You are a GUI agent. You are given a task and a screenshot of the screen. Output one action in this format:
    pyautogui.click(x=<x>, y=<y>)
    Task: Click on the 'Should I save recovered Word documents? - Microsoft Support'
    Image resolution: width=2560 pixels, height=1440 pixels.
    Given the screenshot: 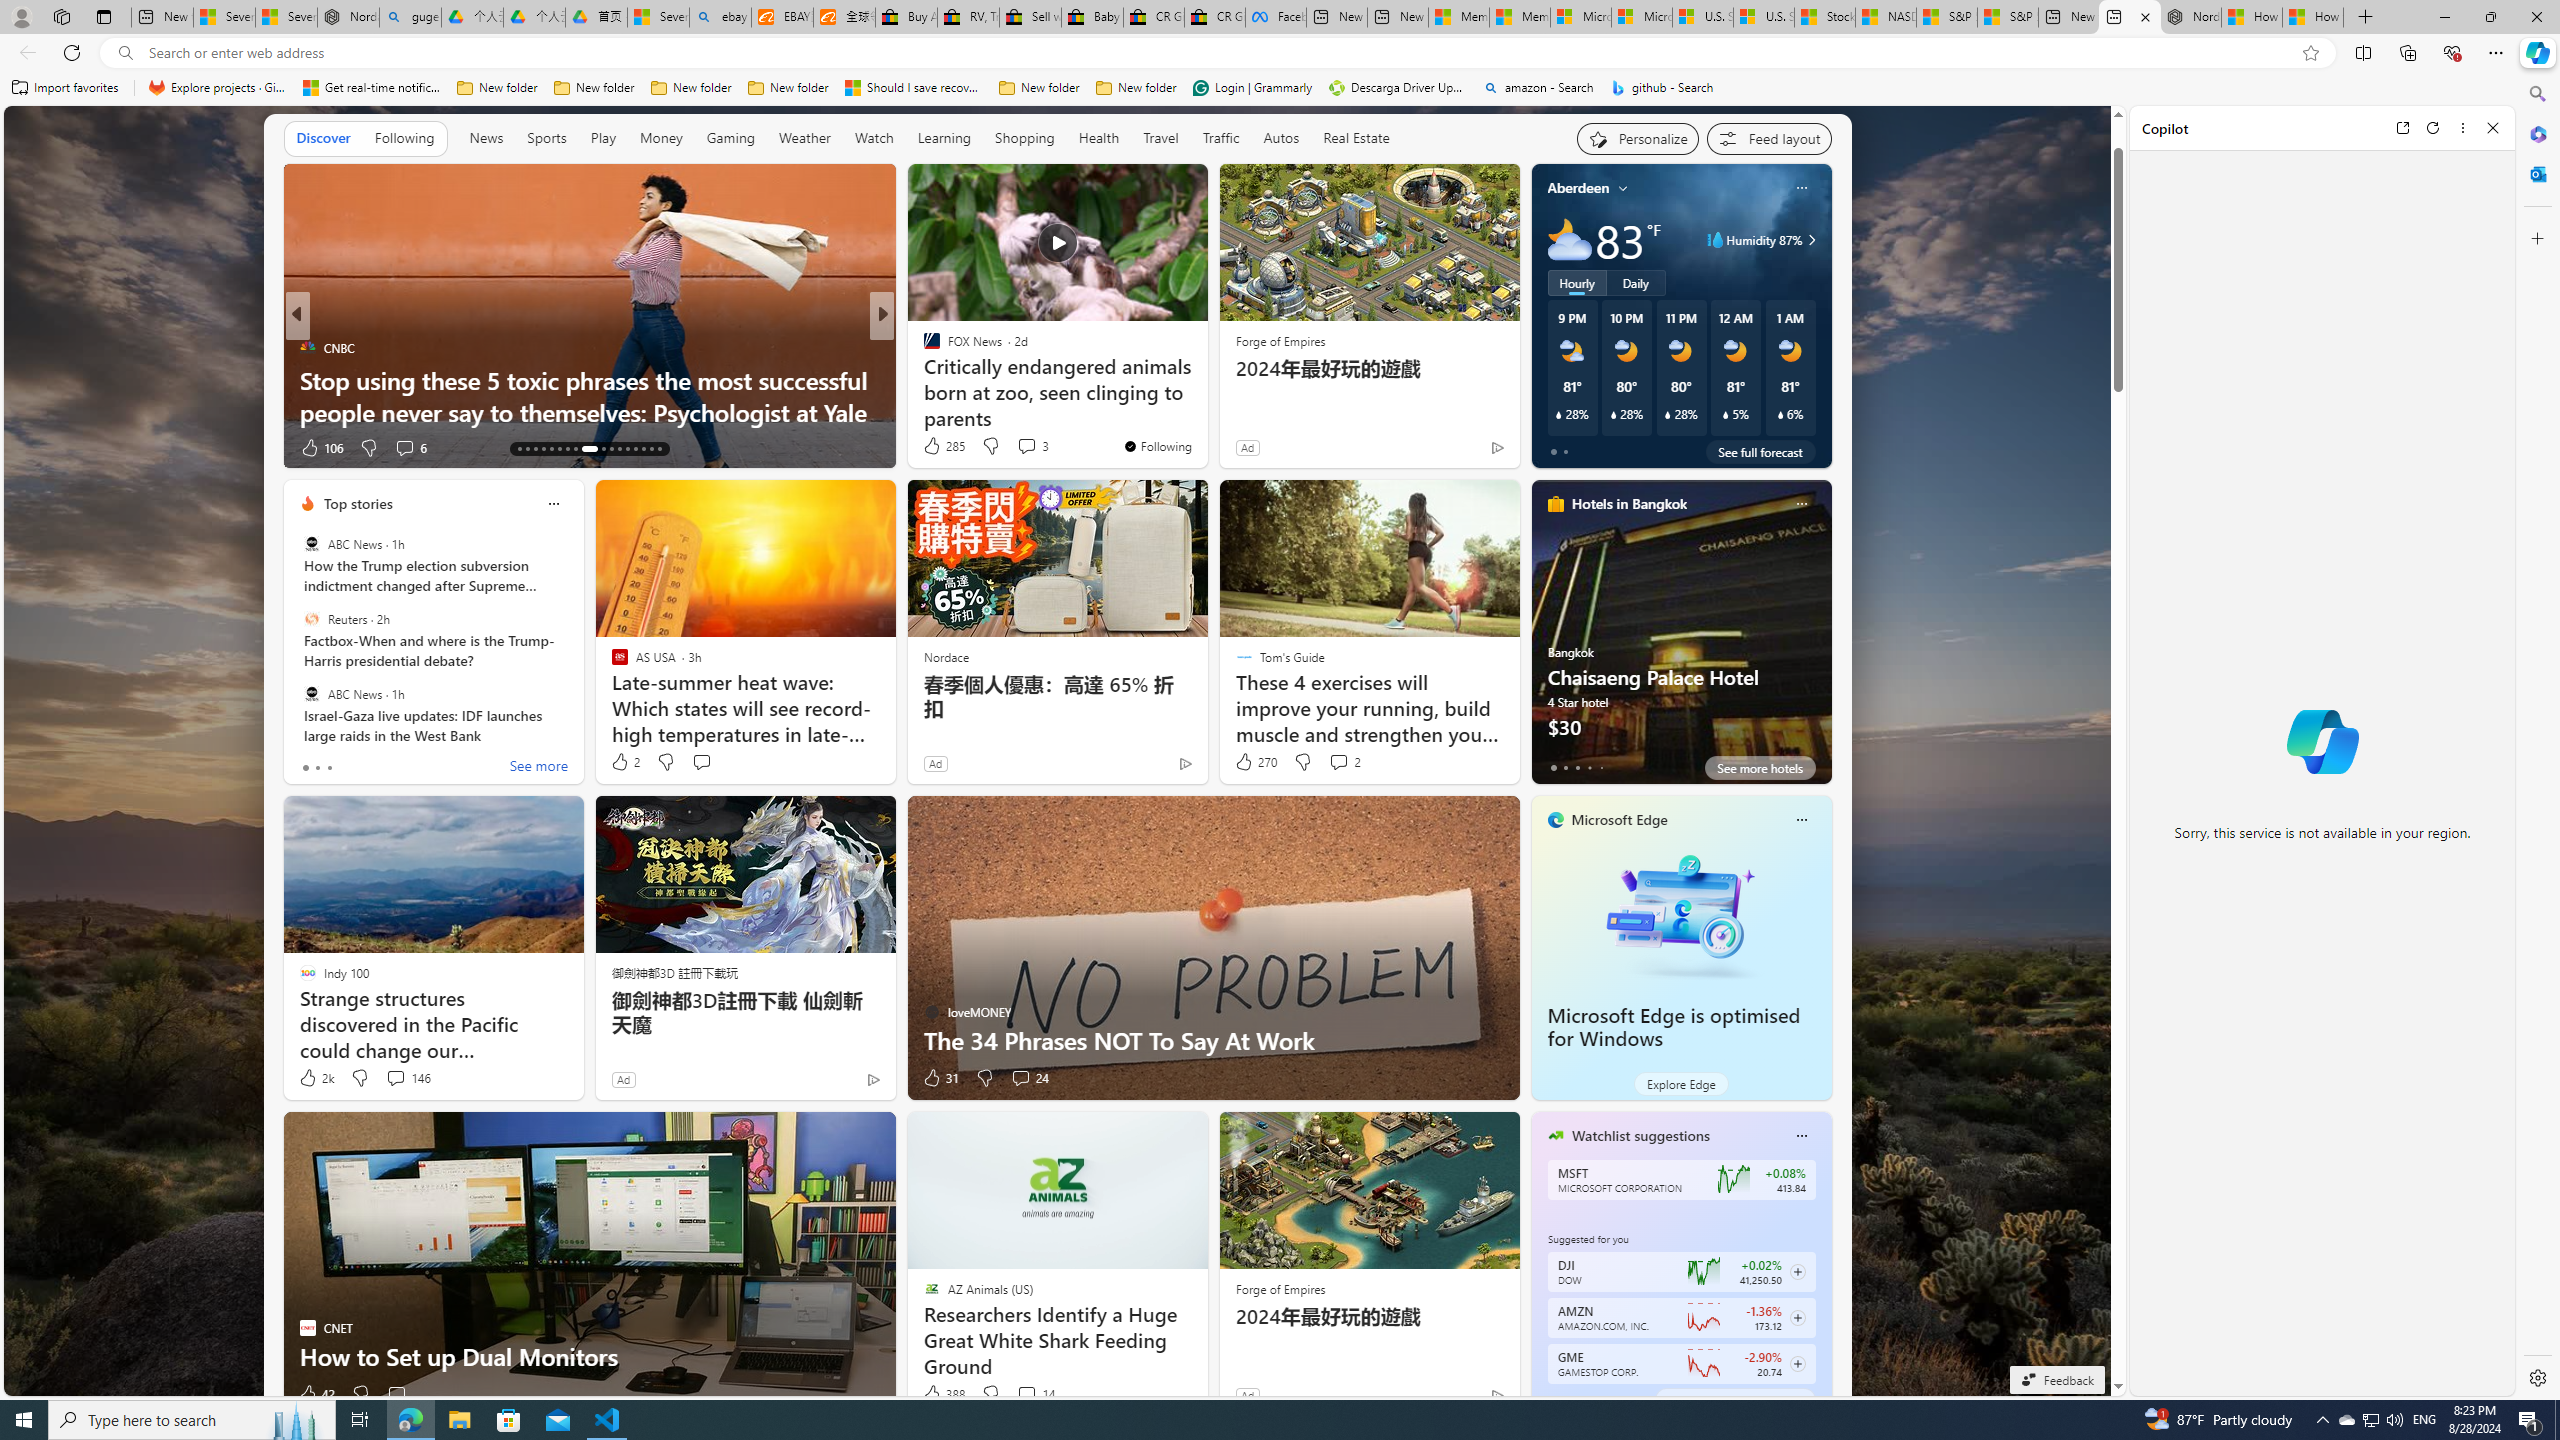 What is the action you would take?
    pyautogui.click(x=913, y=87)
    